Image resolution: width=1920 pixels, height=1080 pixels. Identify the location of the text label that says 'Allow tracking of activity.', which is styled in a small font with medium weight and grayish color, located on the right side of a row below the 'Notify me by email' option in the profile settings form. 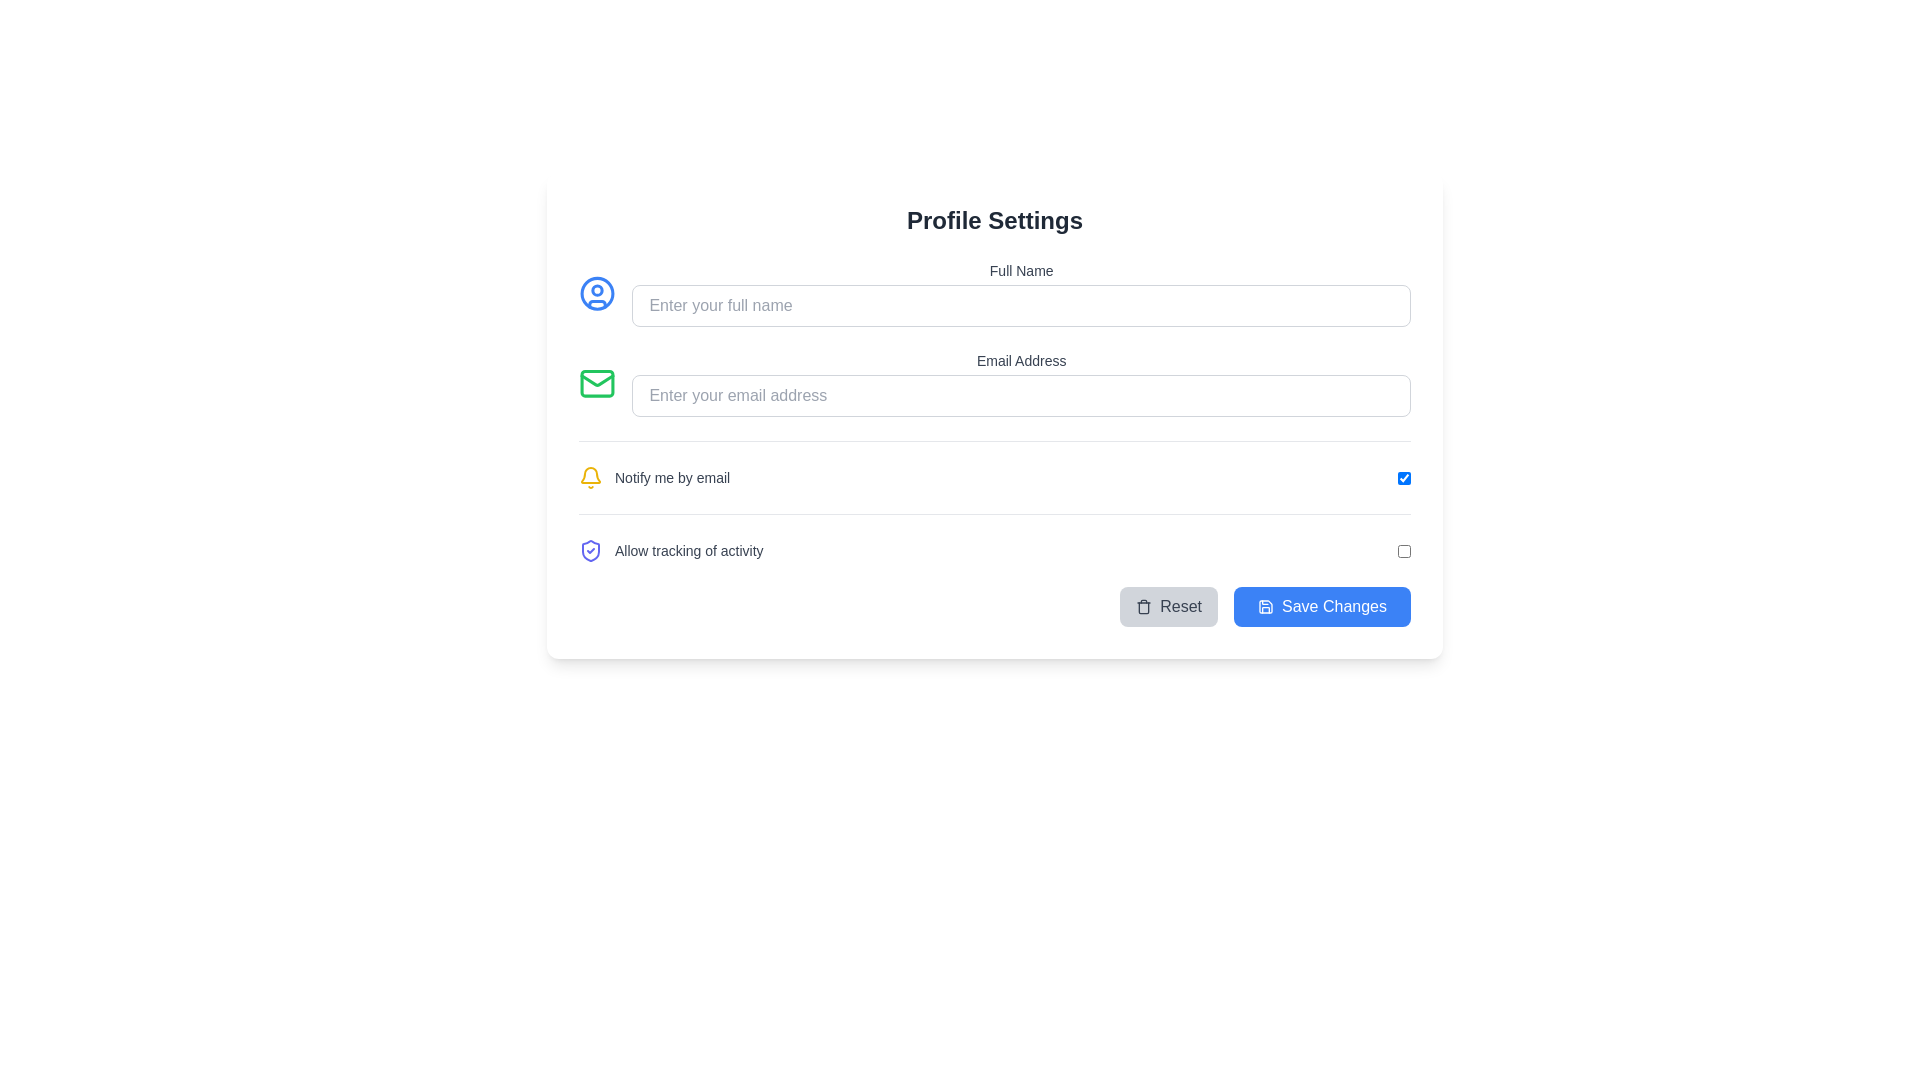
(689, 551).